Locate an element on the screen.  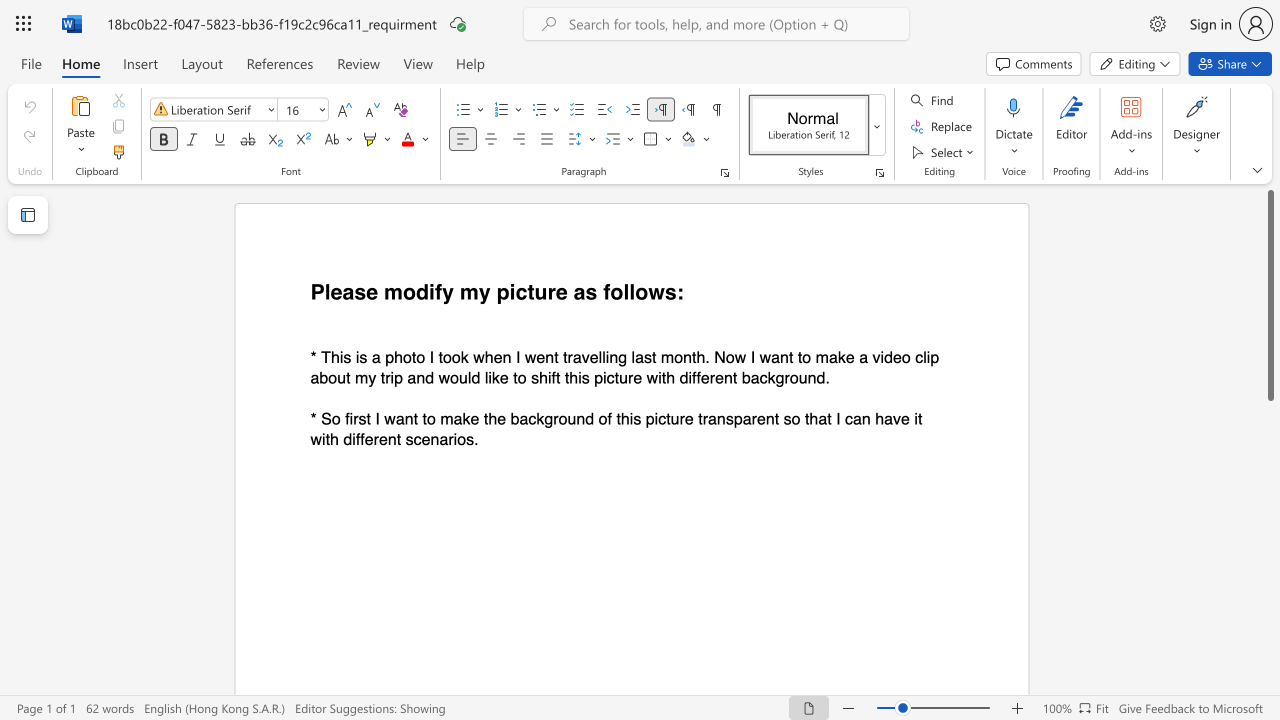
the 5th character "s" in the text is located at coordinates (408, 438).